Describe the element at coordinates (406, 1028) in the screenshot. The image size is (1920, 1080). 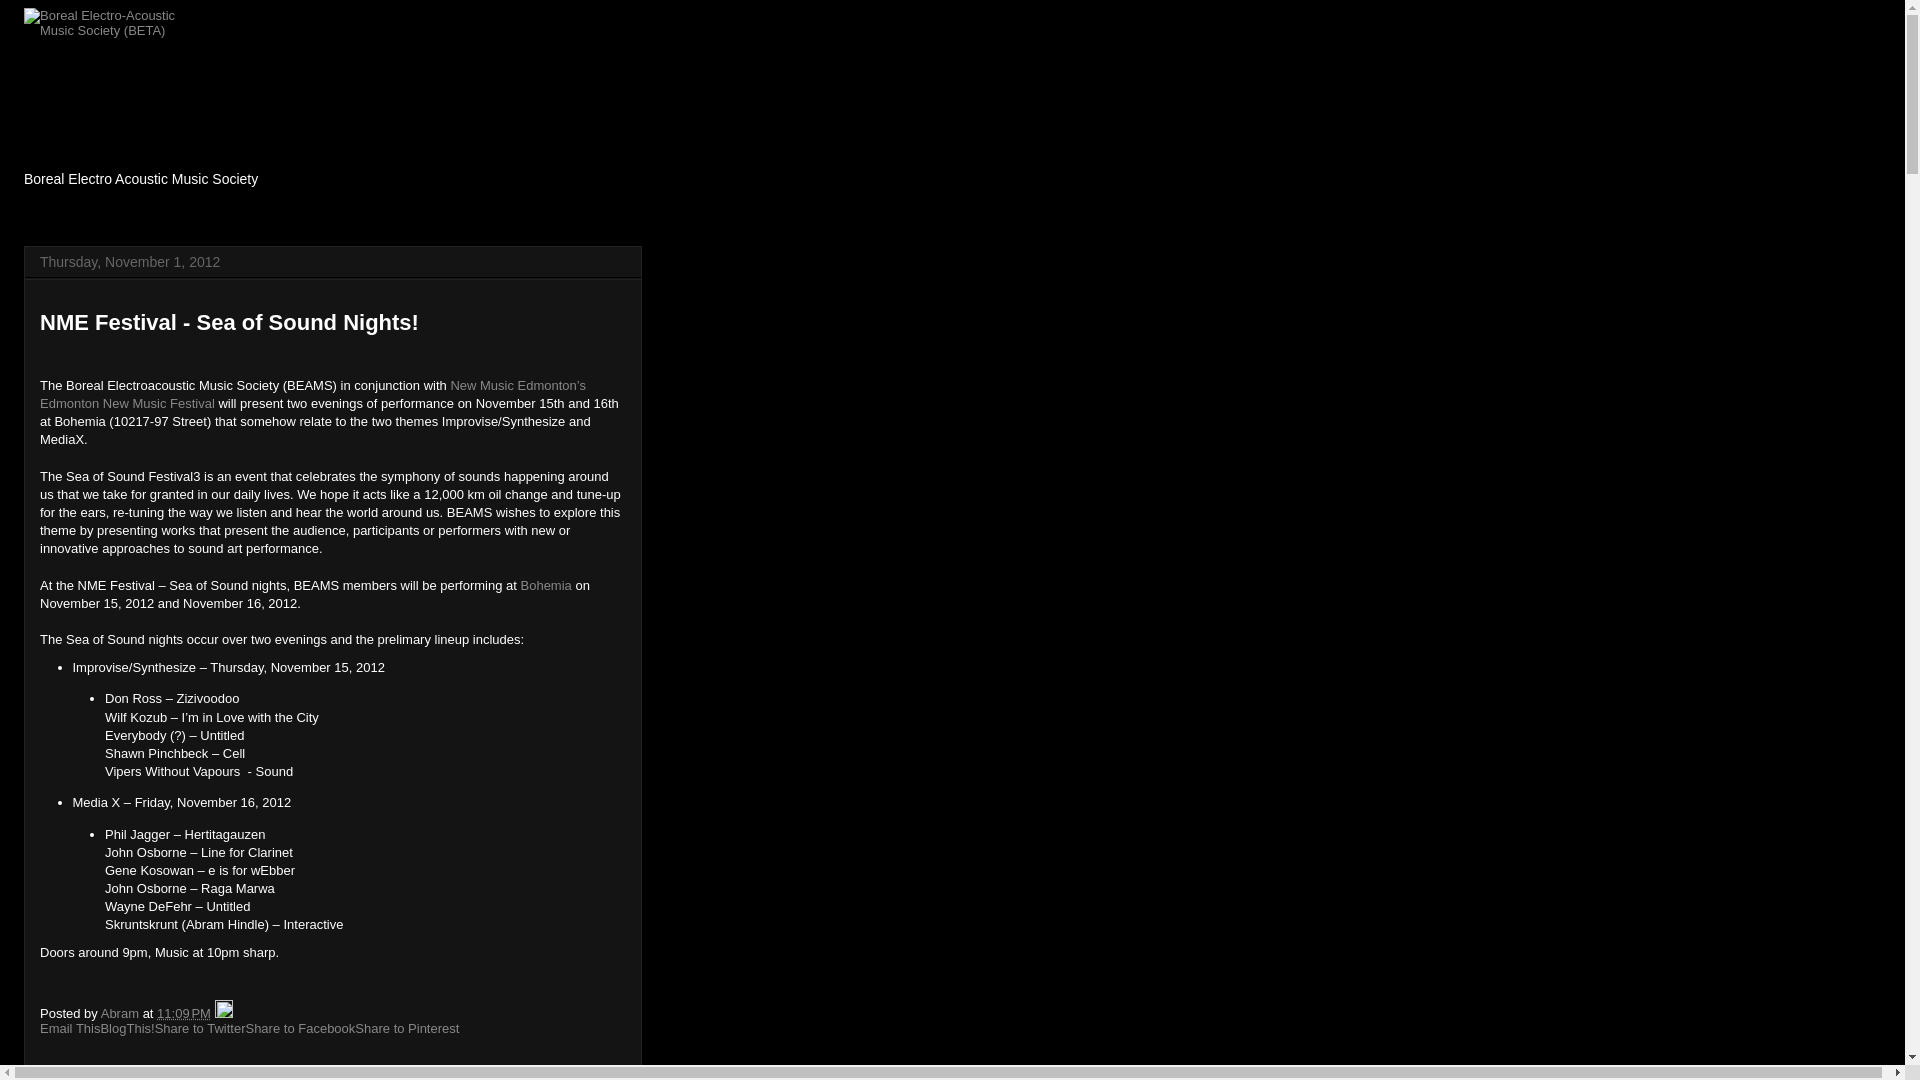
I see `'Share to Pinterest'` at that location.